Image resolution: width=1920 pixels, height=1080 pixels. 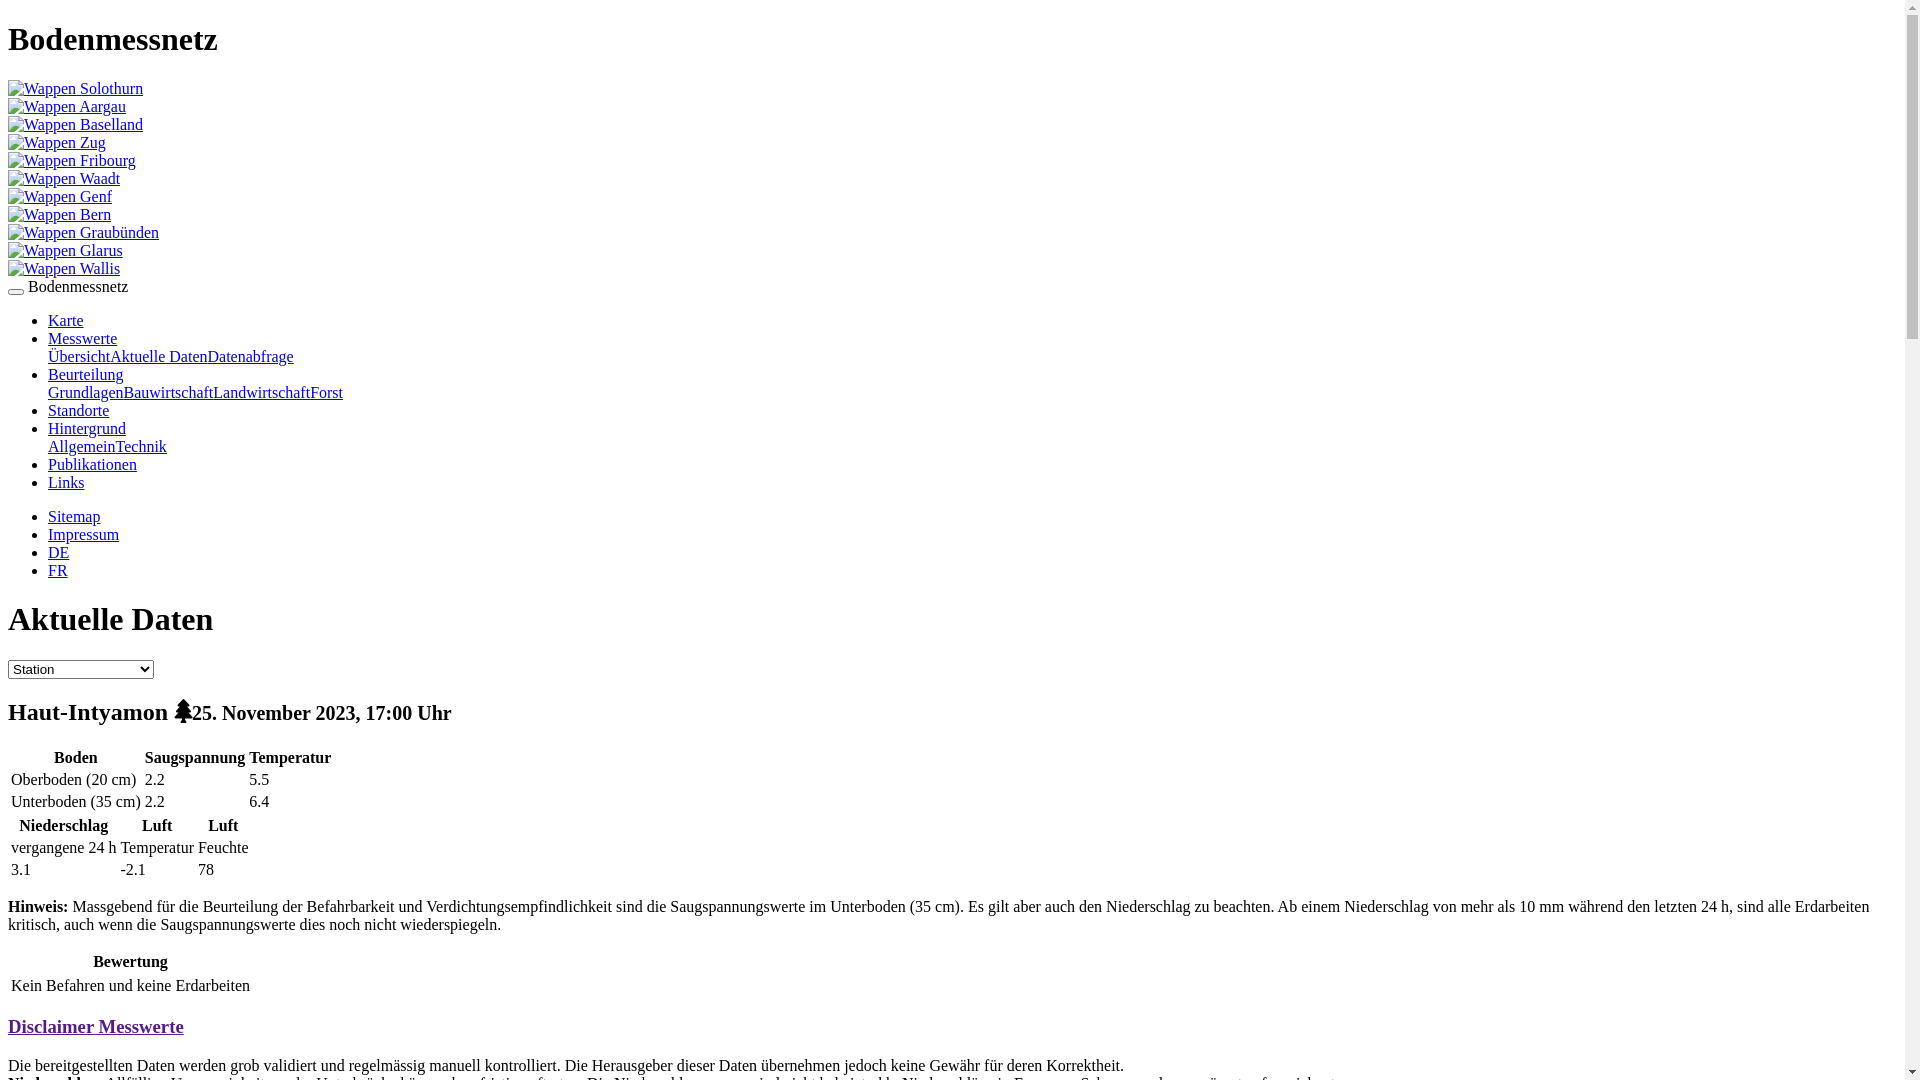 What do you see at coordinates (48, 445) in the screenshot?
I see `'Allgemein'` at bounding box center [48, 445].